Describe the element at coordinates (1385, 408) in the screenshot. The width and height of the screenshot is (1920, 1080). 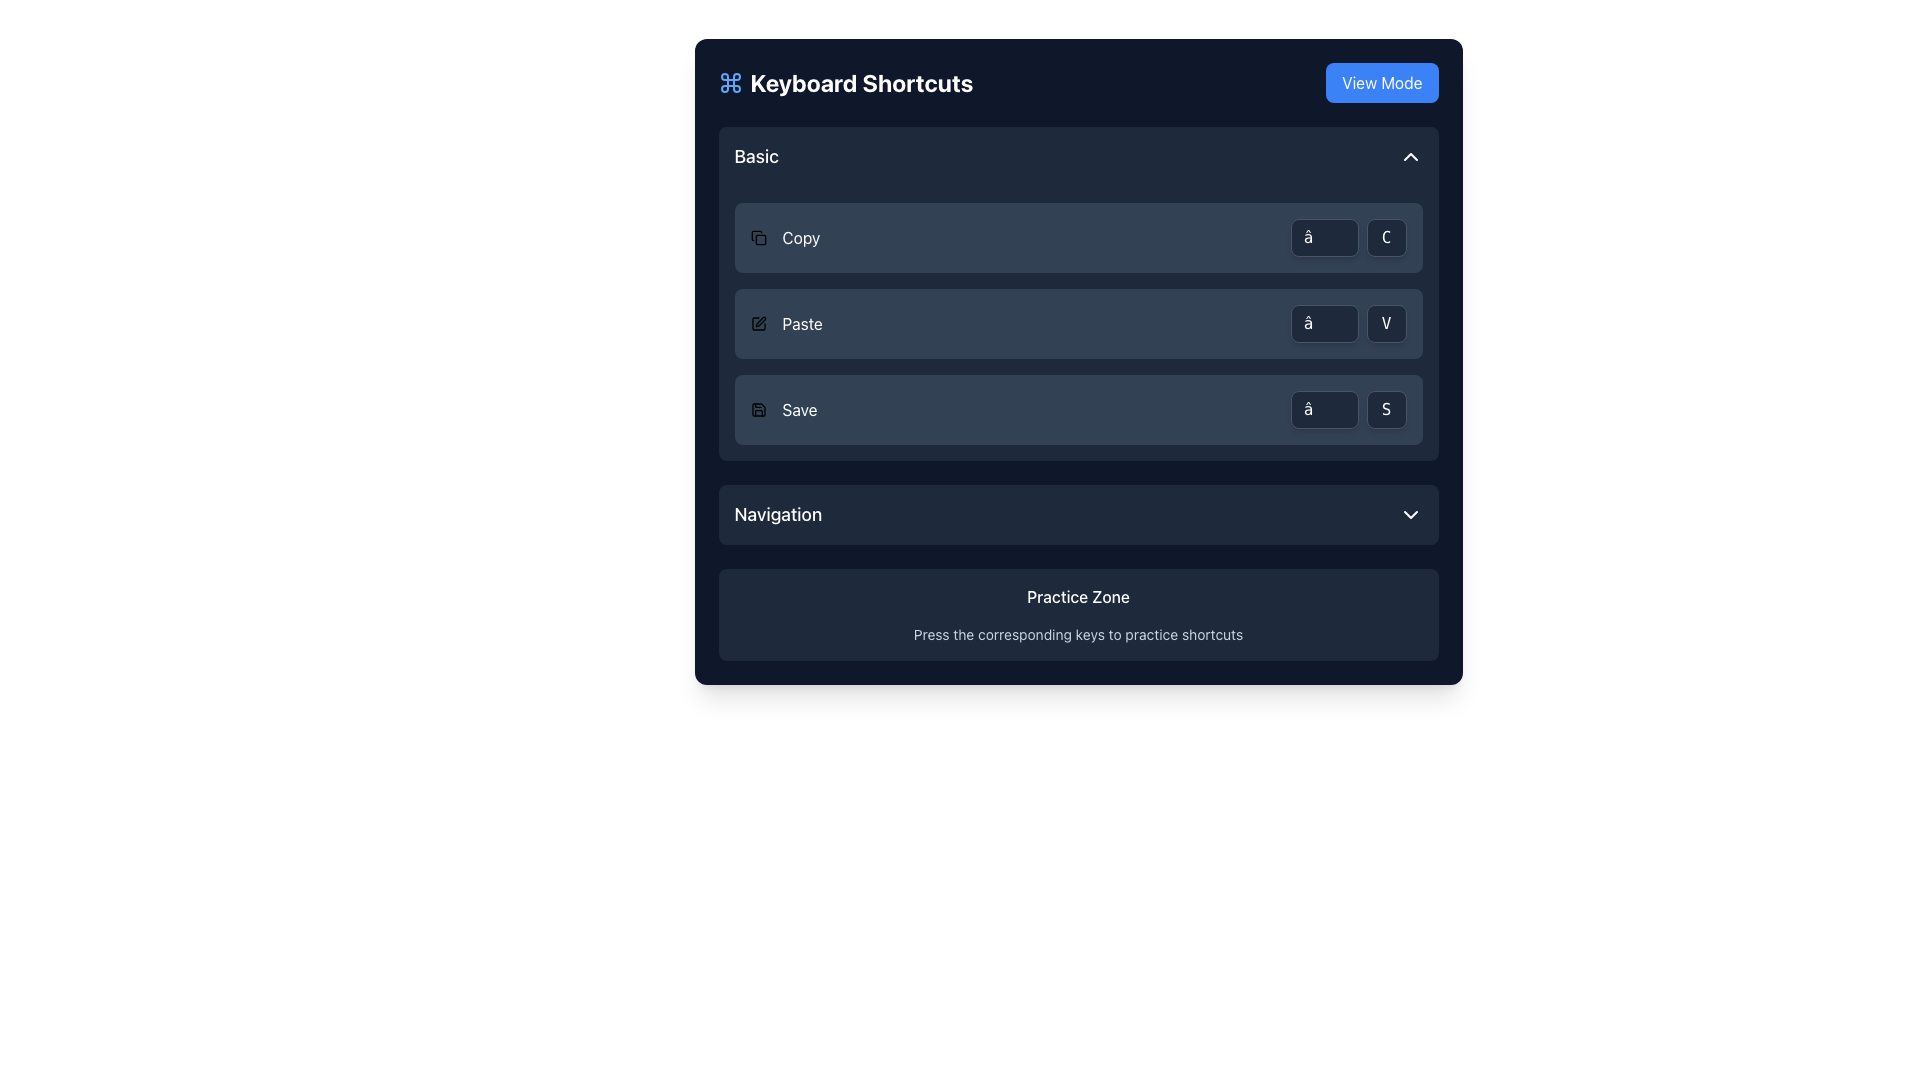
I see `the dark slate rectangular button with a white 'S' character, located in the 'Save' row as the second button in a pair` at that location.